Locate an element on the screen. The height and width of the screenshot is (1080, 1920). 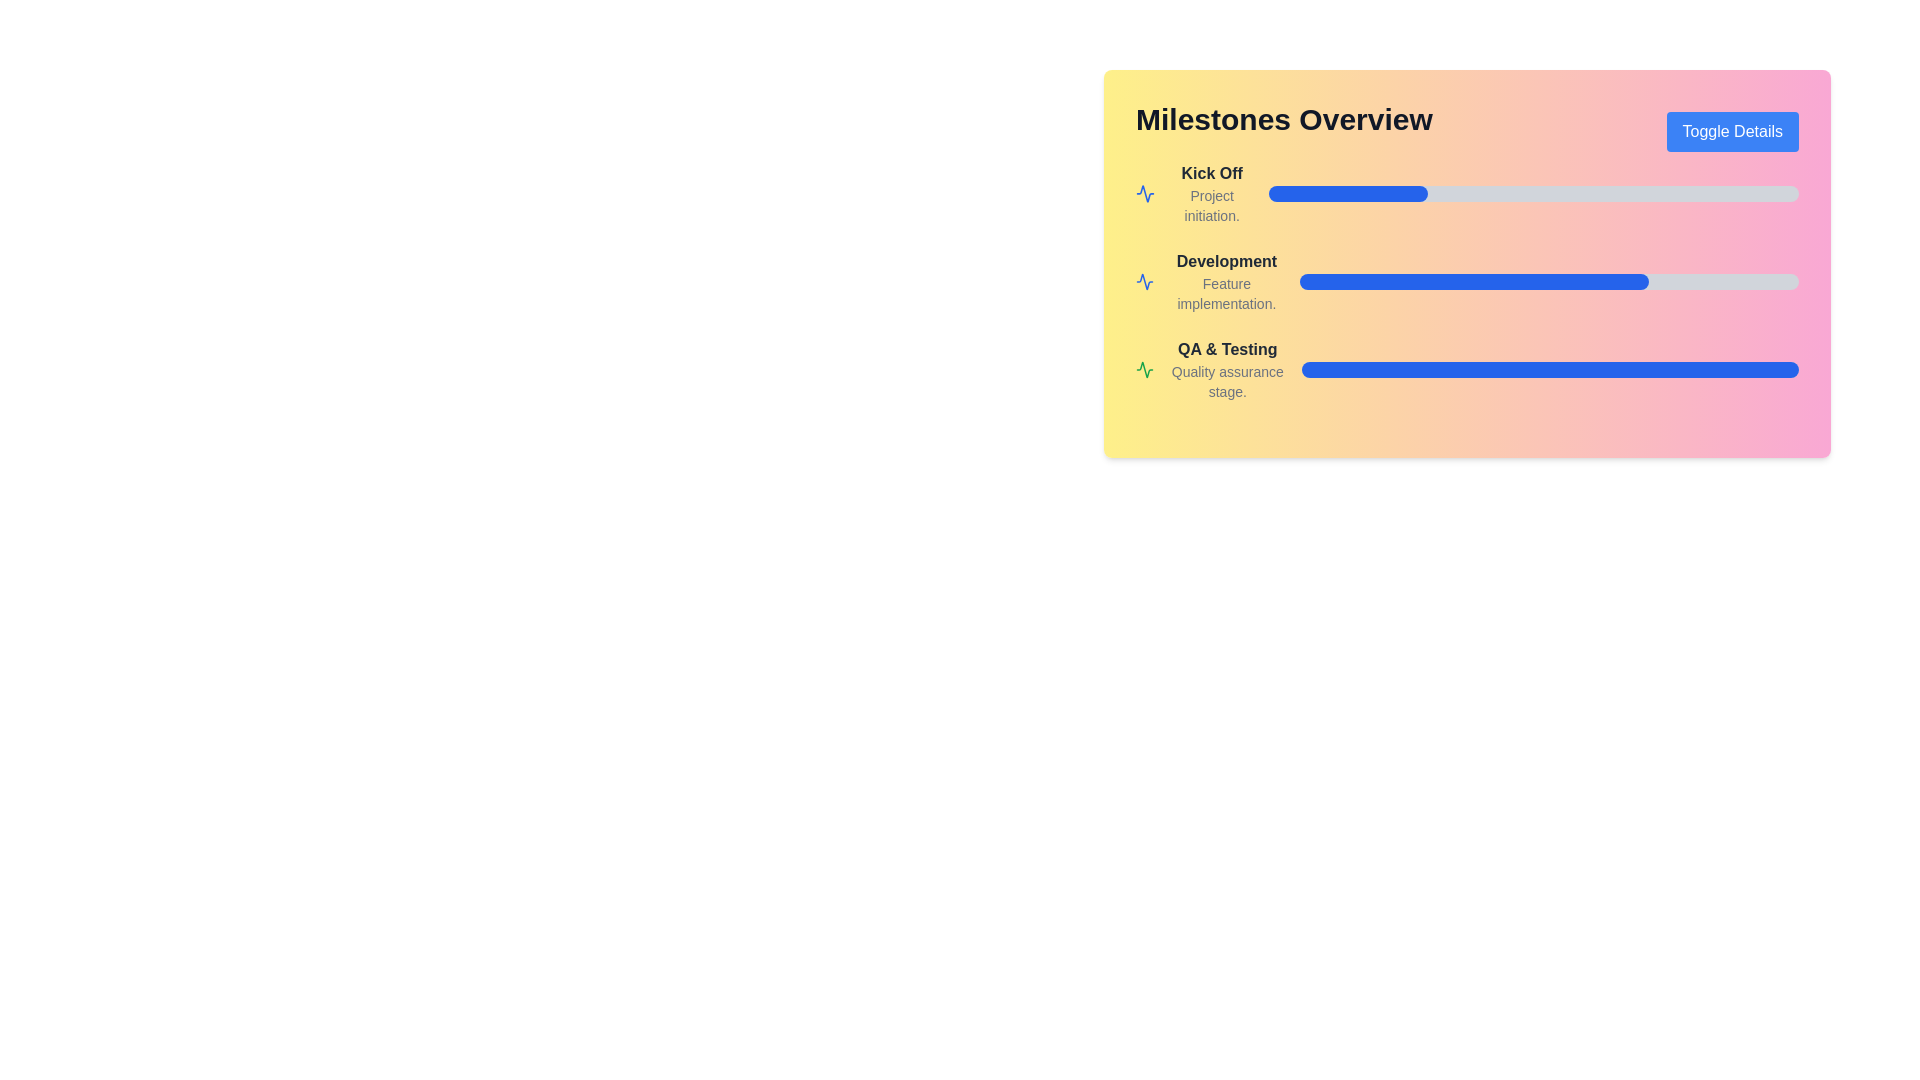
the 'Toggle Details' button in the 'Milestones Overview' section to prepare for interaction is located at coordinates (1467, 131).